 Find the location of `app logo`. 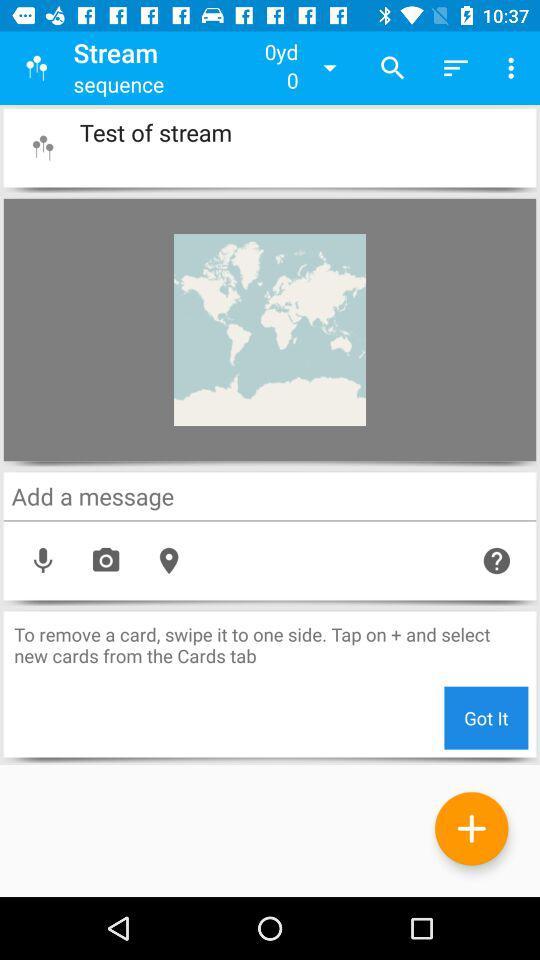

app logo is located at coordinates (43, 147).